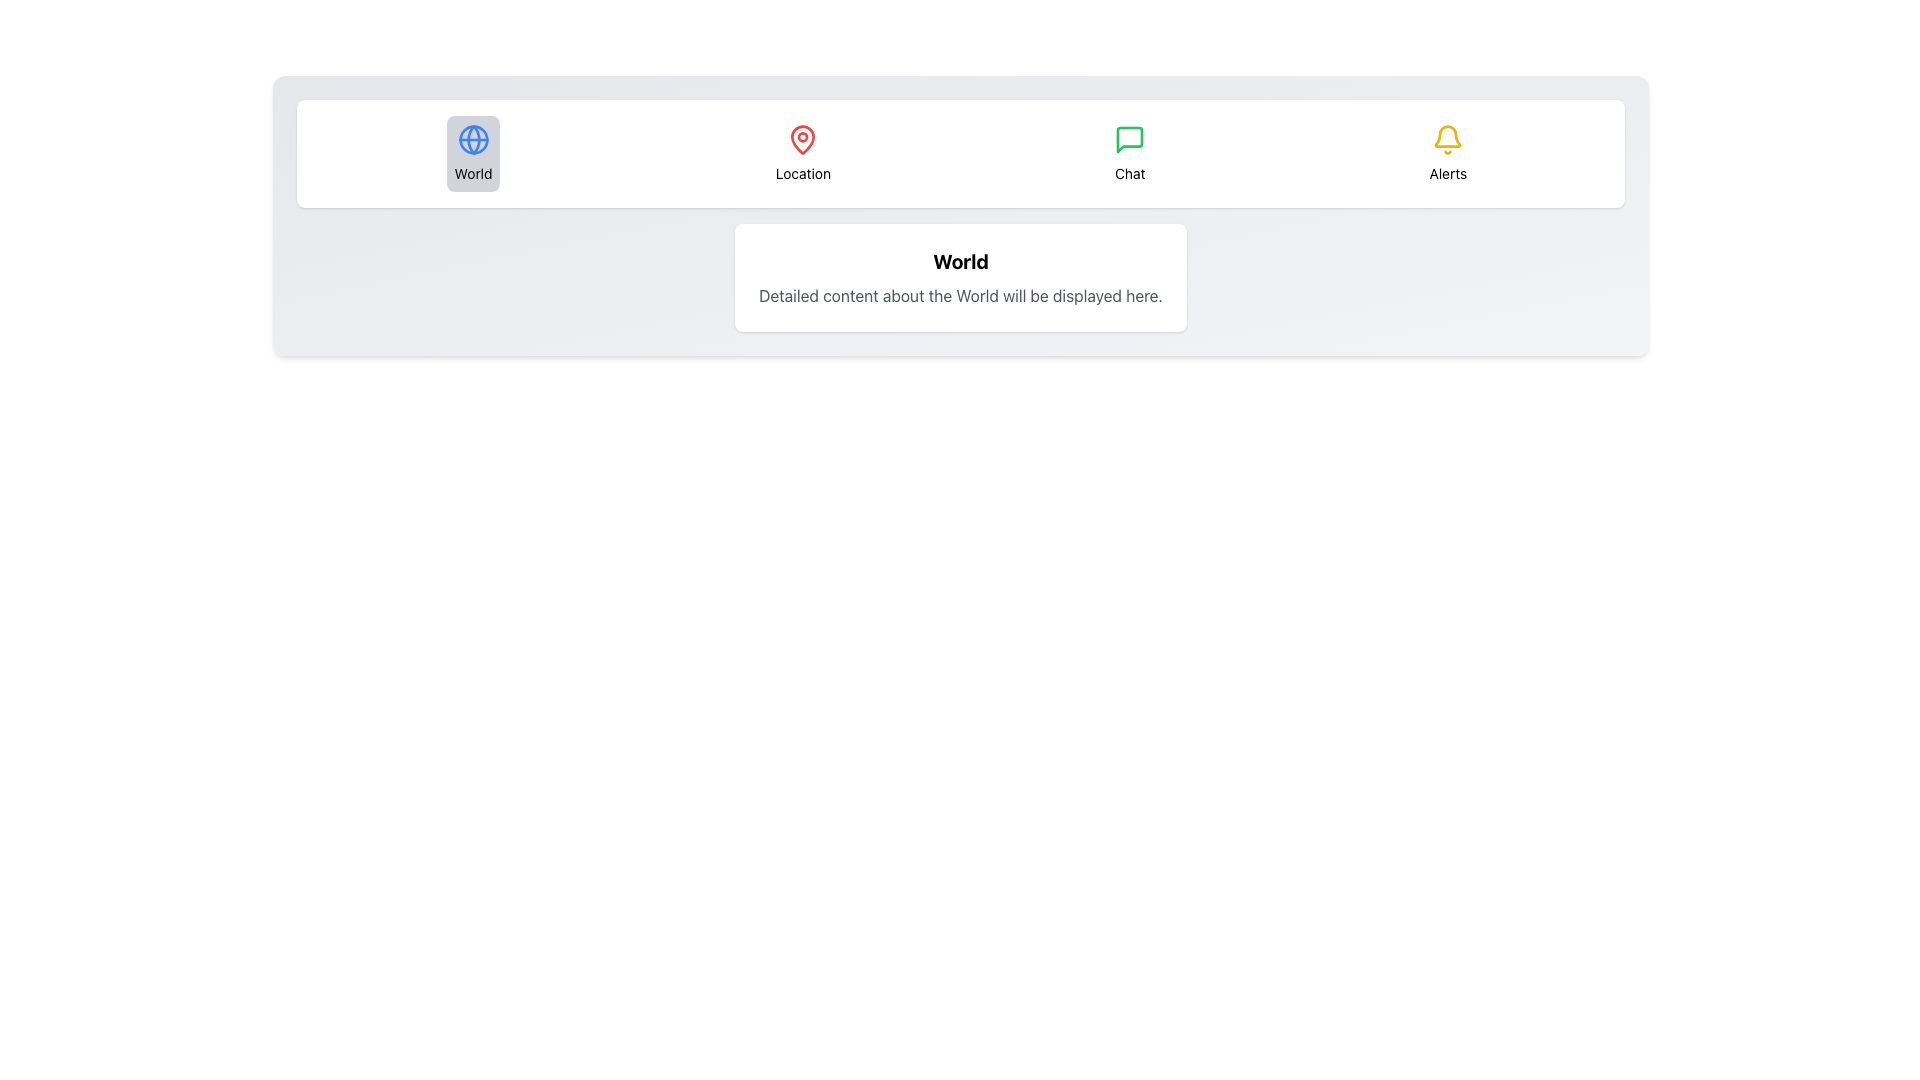  Describe the element at coordinates (803, 138) in the screenshot. I see `the Map Pin icon in the horizontal navigation menu` at that location.